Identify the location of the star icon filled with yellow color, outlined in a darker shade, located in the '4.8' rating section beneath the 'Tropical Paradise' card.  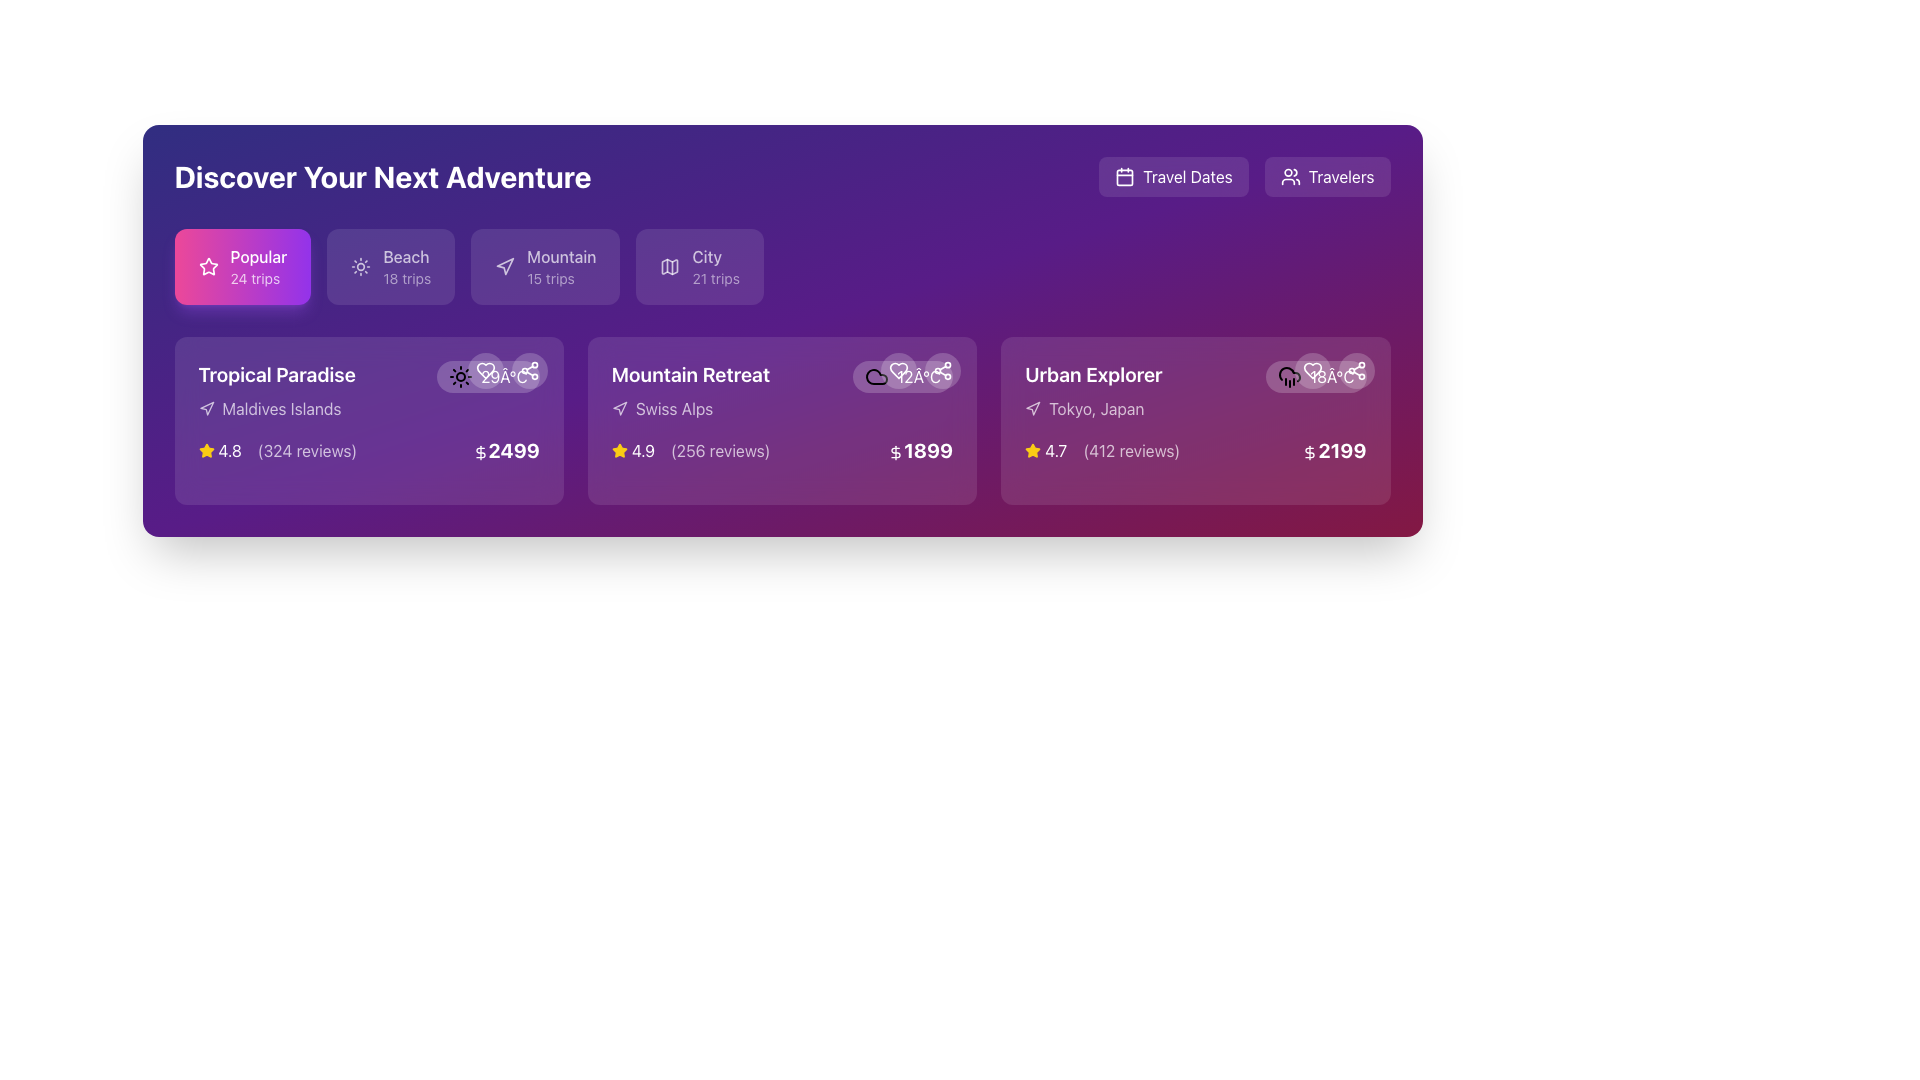
(206, 451).